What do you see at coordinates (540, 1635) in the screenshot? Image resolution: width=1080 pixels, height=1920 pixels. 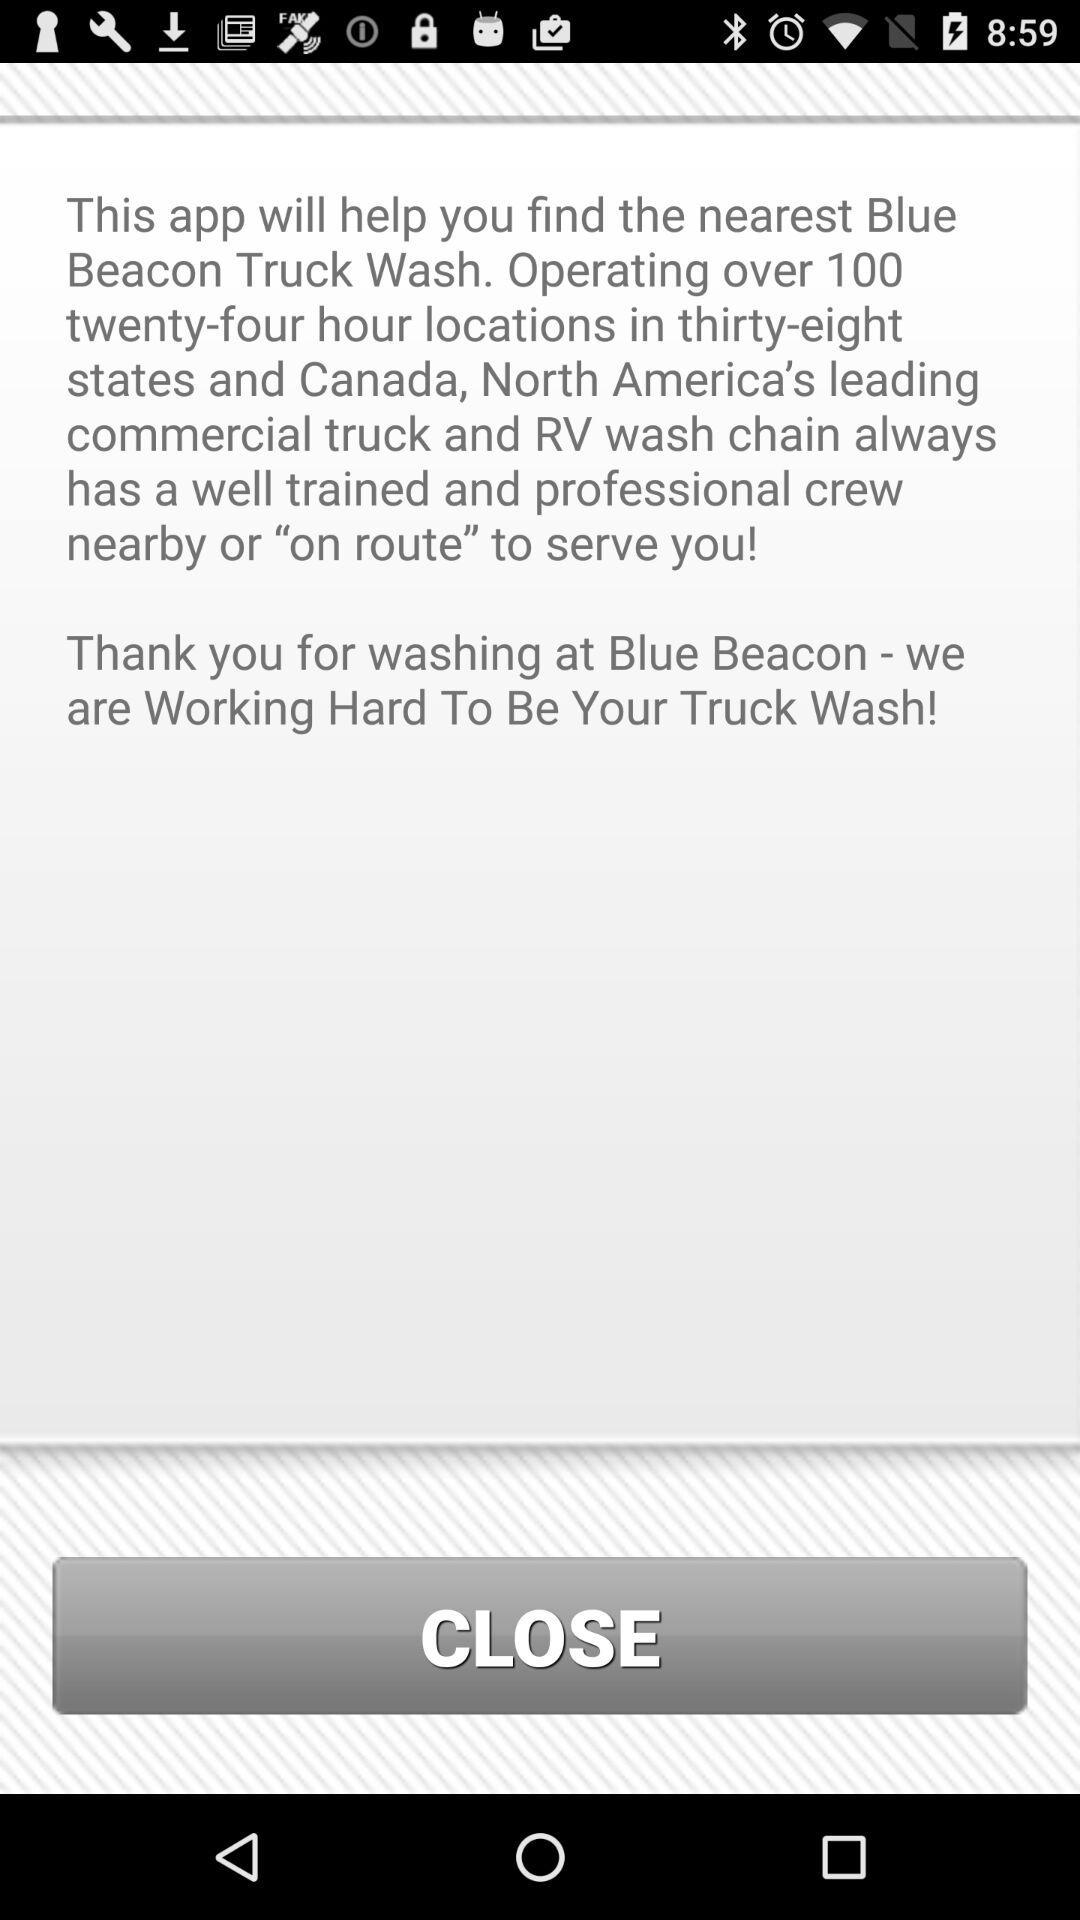 I see `the close at the bottom` at bounding box center [540, 1635].